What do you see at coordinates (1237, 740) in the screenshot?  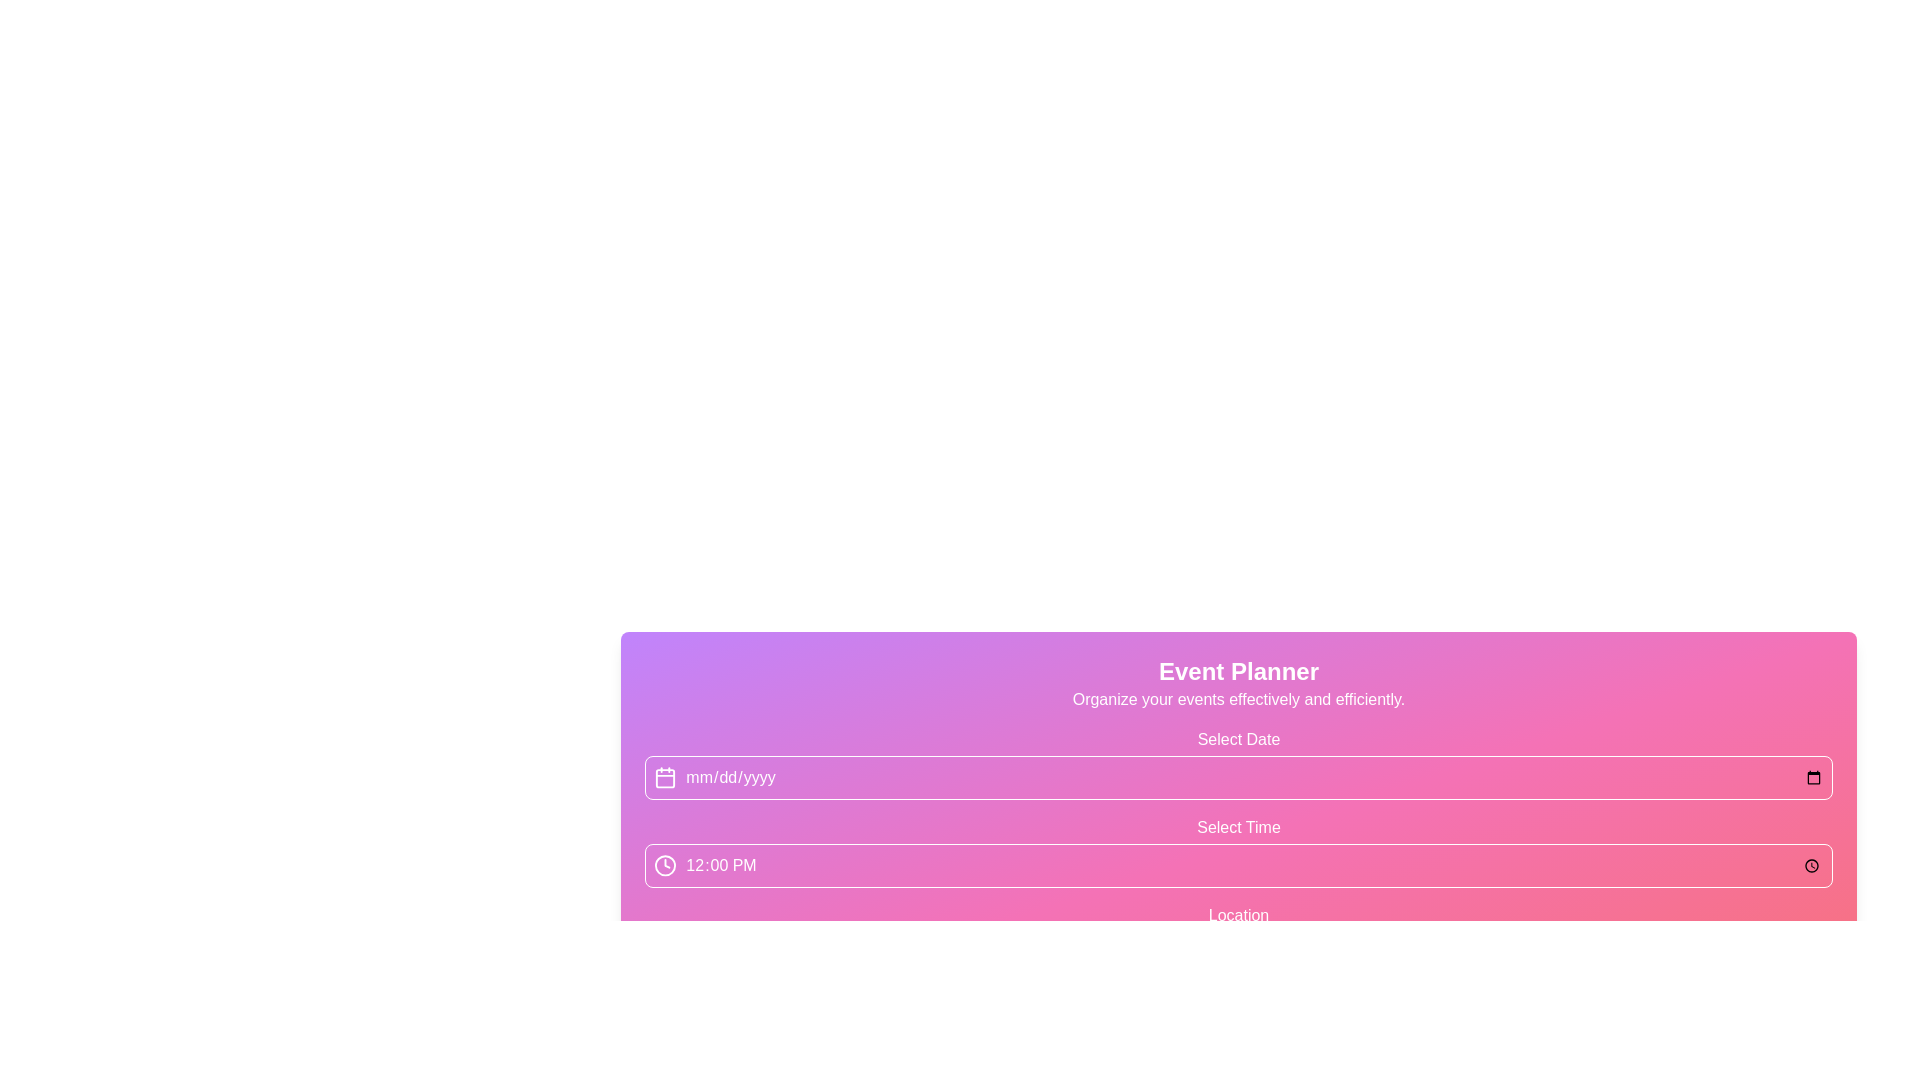 I see `Text Label that indicates the usage or purpose of the associated date input field, positioned above the bordered input field and icon` at bounding box center [1237, 740].